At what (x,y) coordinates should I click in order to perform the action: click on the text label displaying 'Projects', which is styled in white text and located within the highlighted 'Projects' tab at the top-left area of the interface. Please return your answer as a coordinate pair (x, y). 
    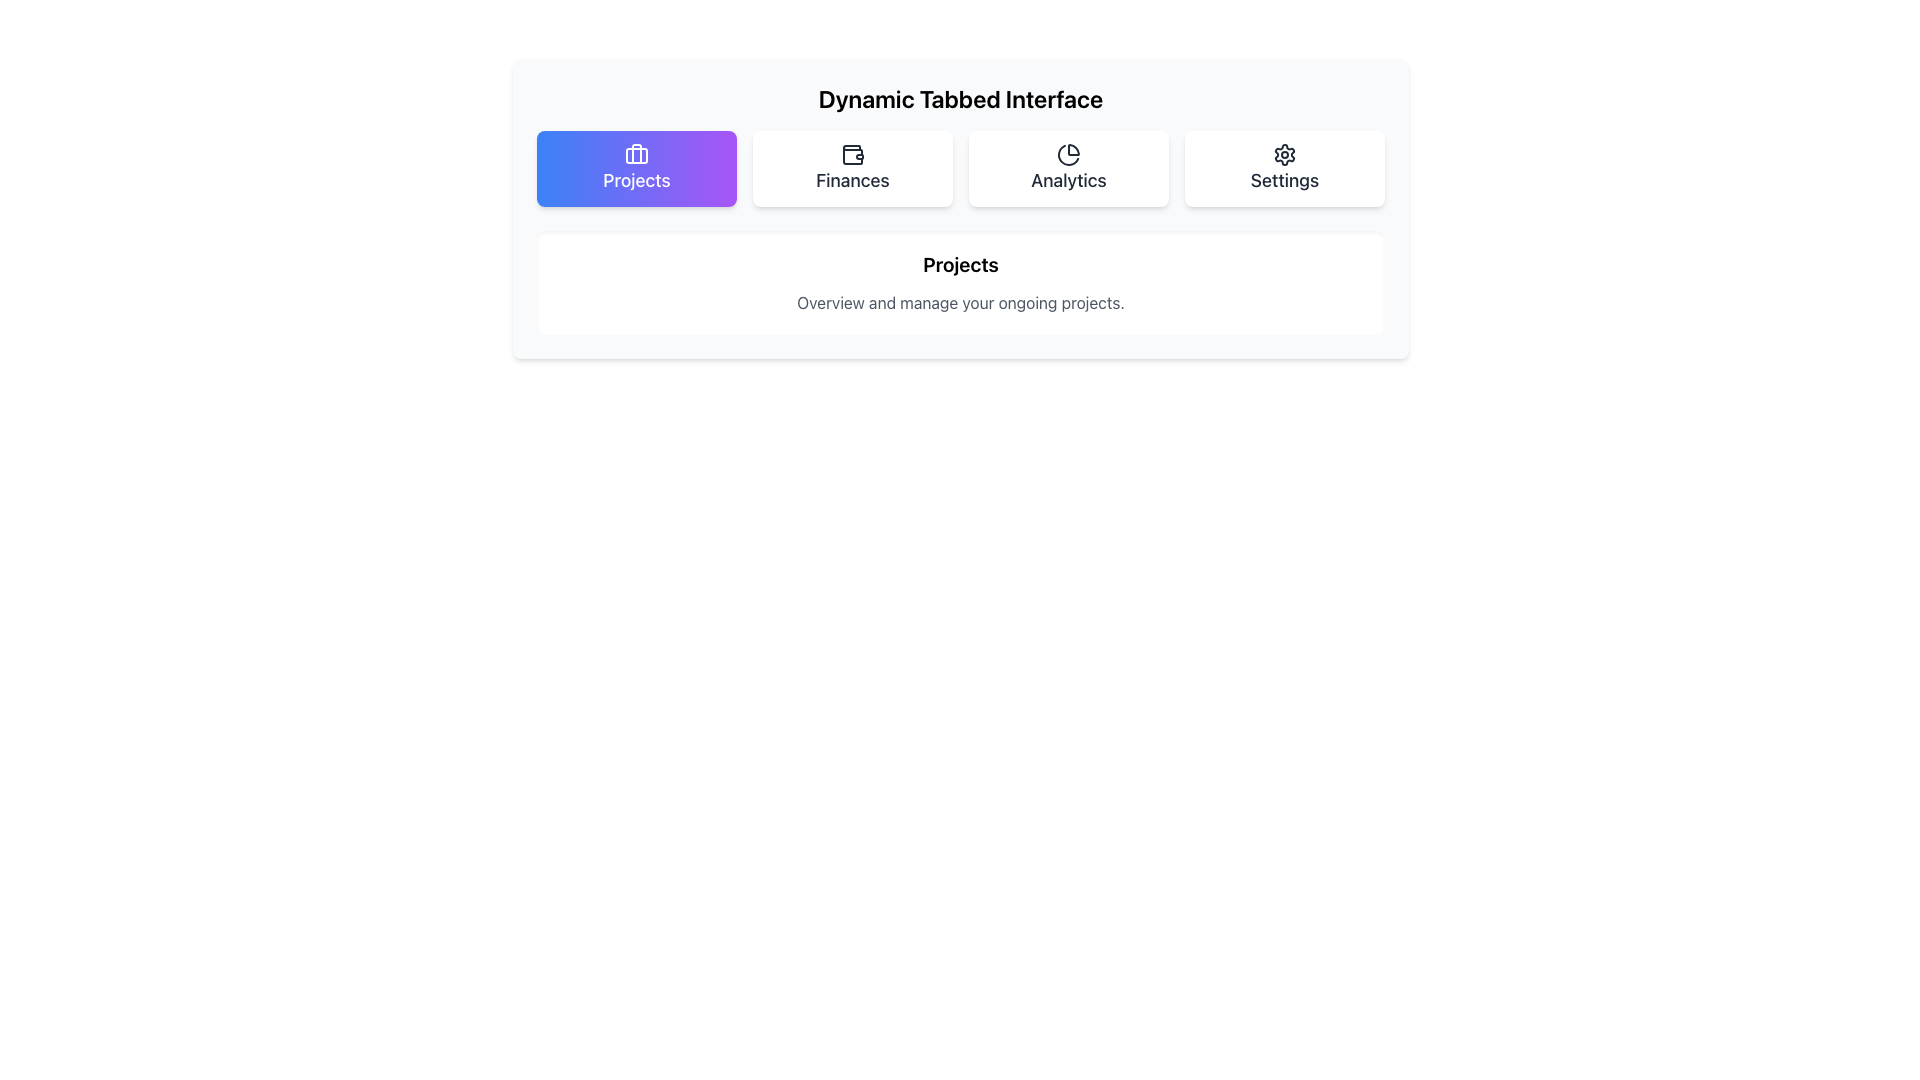
    Looking at the image, I should click on (636, 181).